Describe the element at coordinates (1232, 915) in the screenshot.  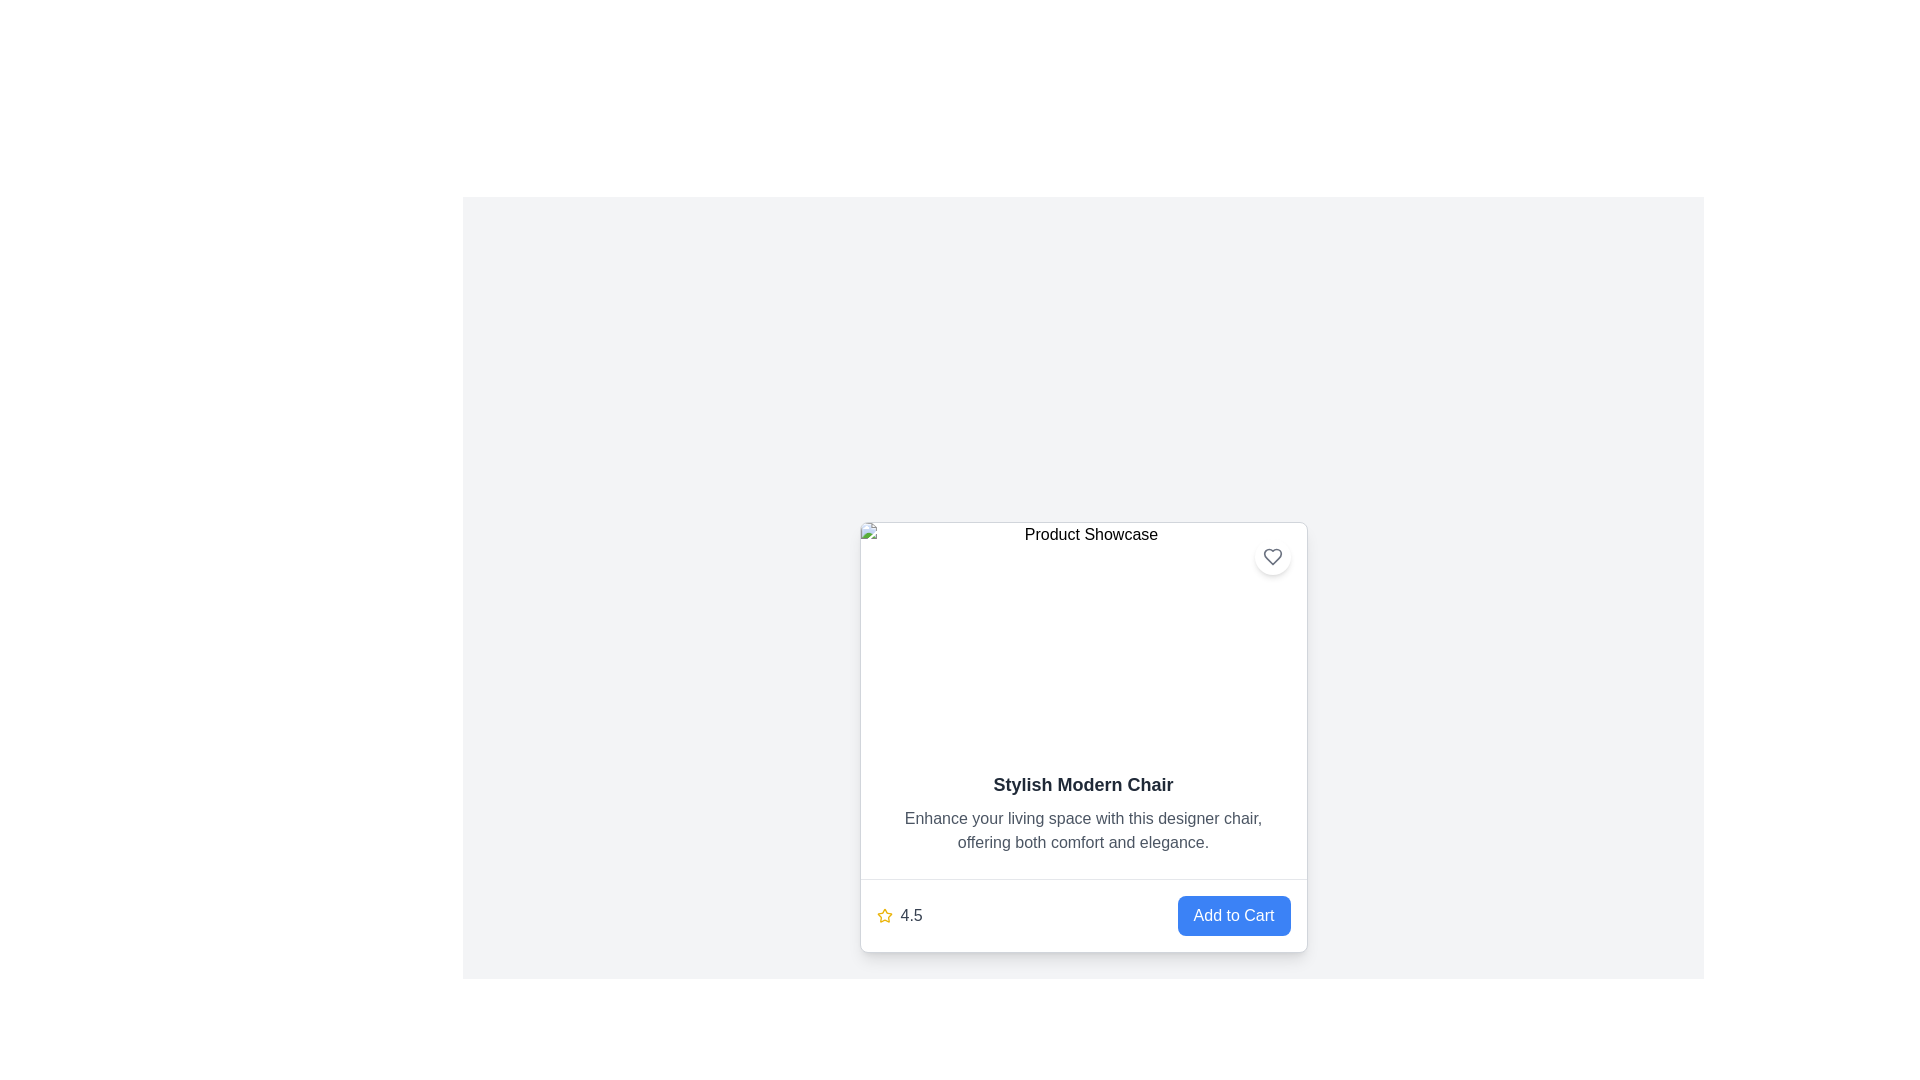
I see `the 'Add to Cart' button, which is a rectangular button with a blue background and white text, located in the bottom-right section of a card layout, to observe the visual feedback` at that location.